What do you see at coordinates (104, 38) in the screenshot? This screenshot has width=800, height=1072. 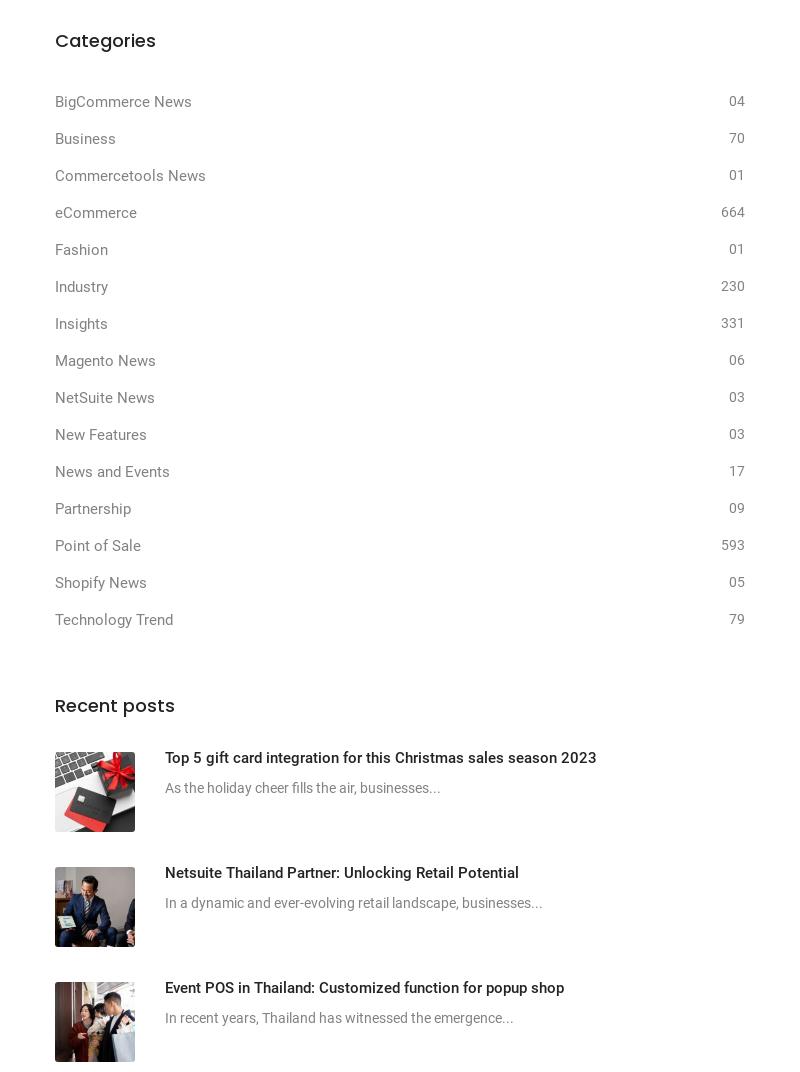 I see `'Categories'` at bounding box center [104, 38].